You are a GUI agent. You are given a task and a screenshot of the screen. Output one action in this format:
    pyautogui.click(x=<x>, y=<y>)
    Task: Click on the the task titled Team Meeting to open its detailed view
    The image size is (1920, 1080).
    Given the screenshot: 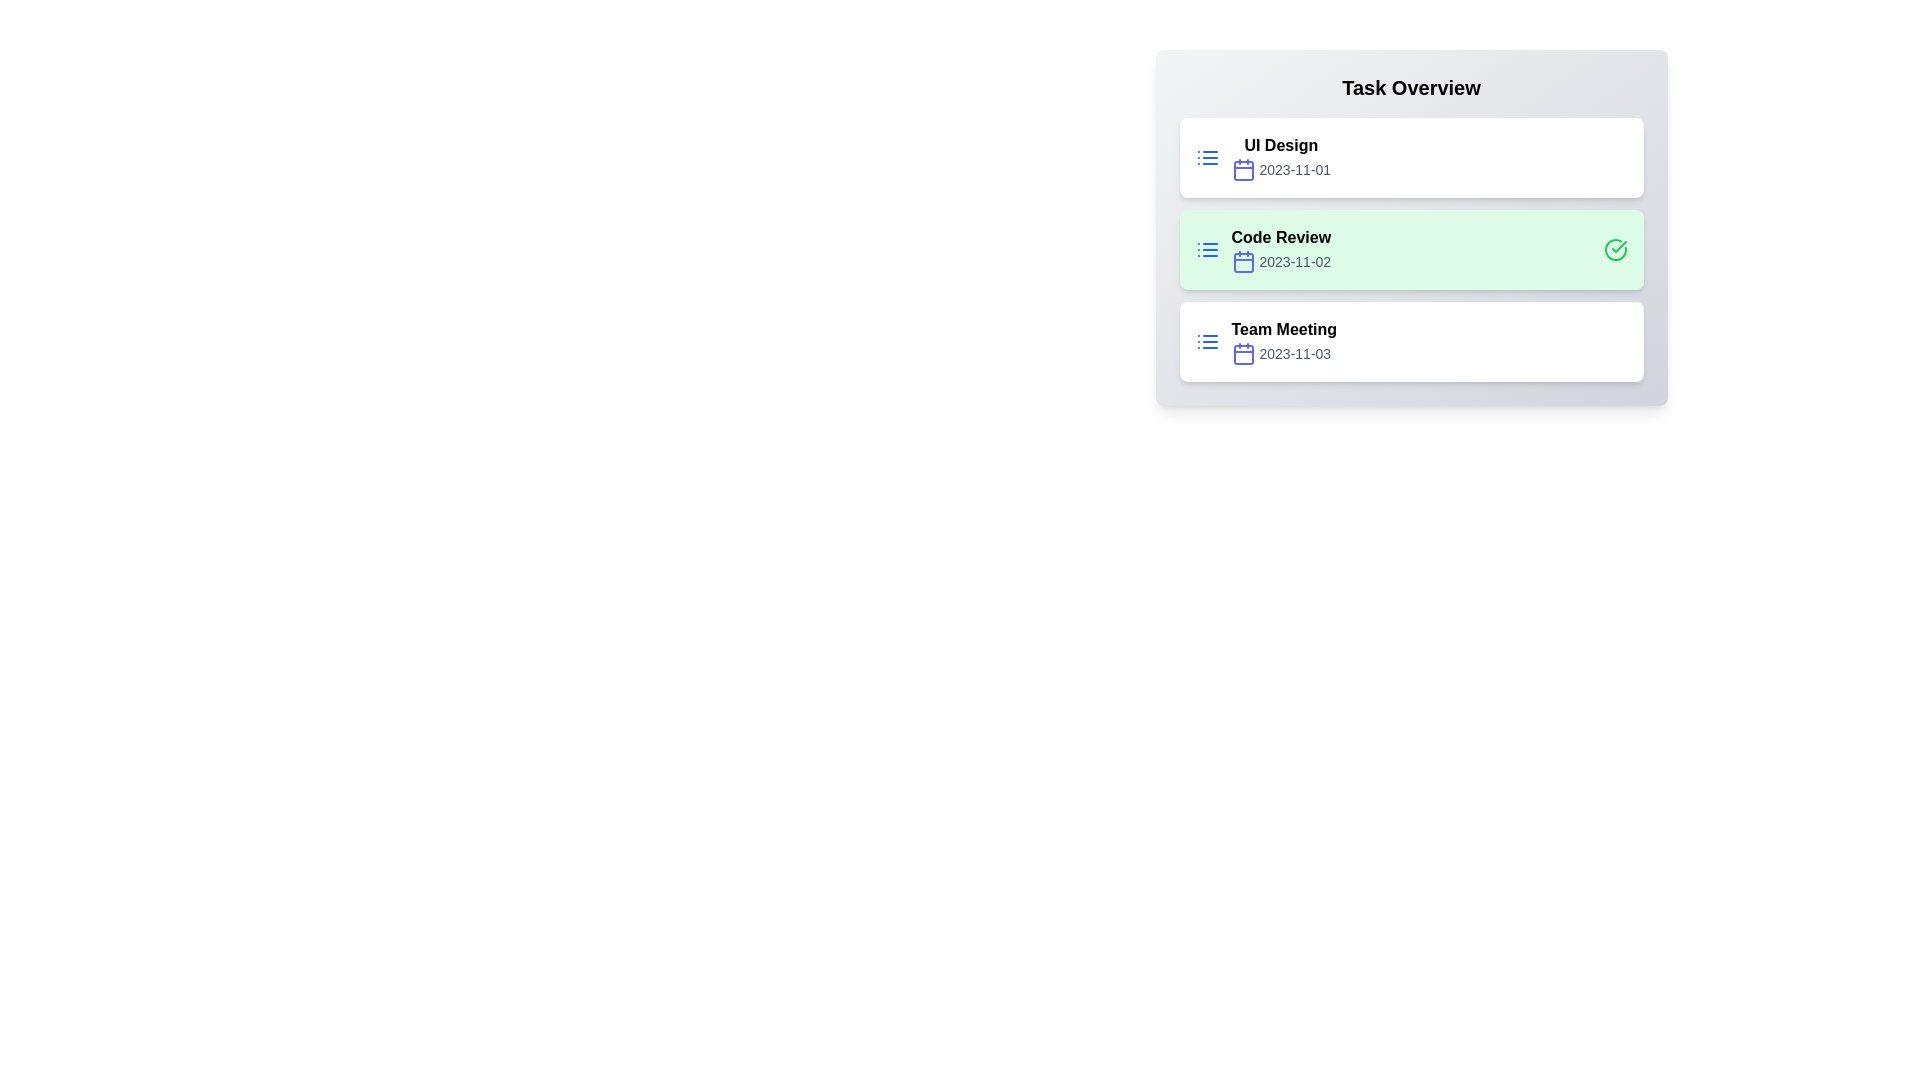 What is the action you would take?
    pyautogui.click(x=1410, y=341)
    